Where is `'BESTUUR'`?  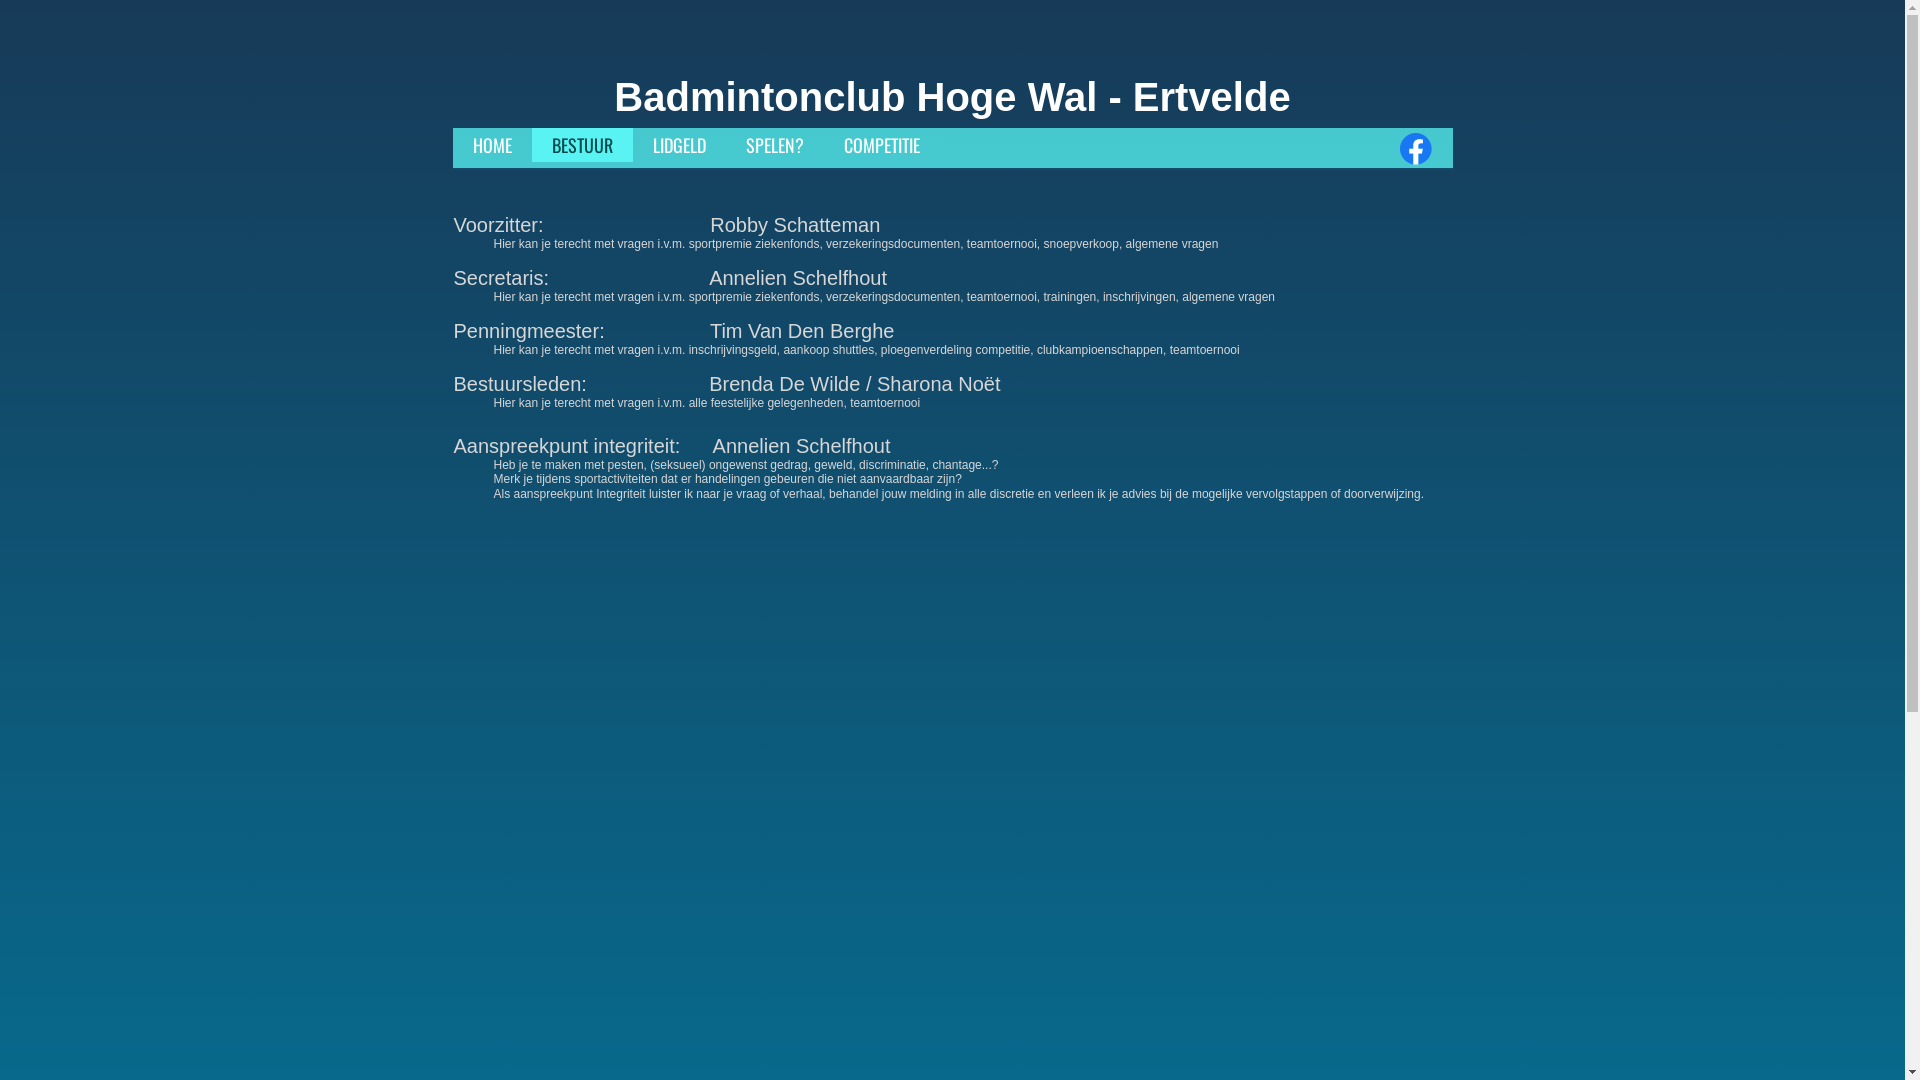
'BESTUUR' is located at coordinates (581, 144).